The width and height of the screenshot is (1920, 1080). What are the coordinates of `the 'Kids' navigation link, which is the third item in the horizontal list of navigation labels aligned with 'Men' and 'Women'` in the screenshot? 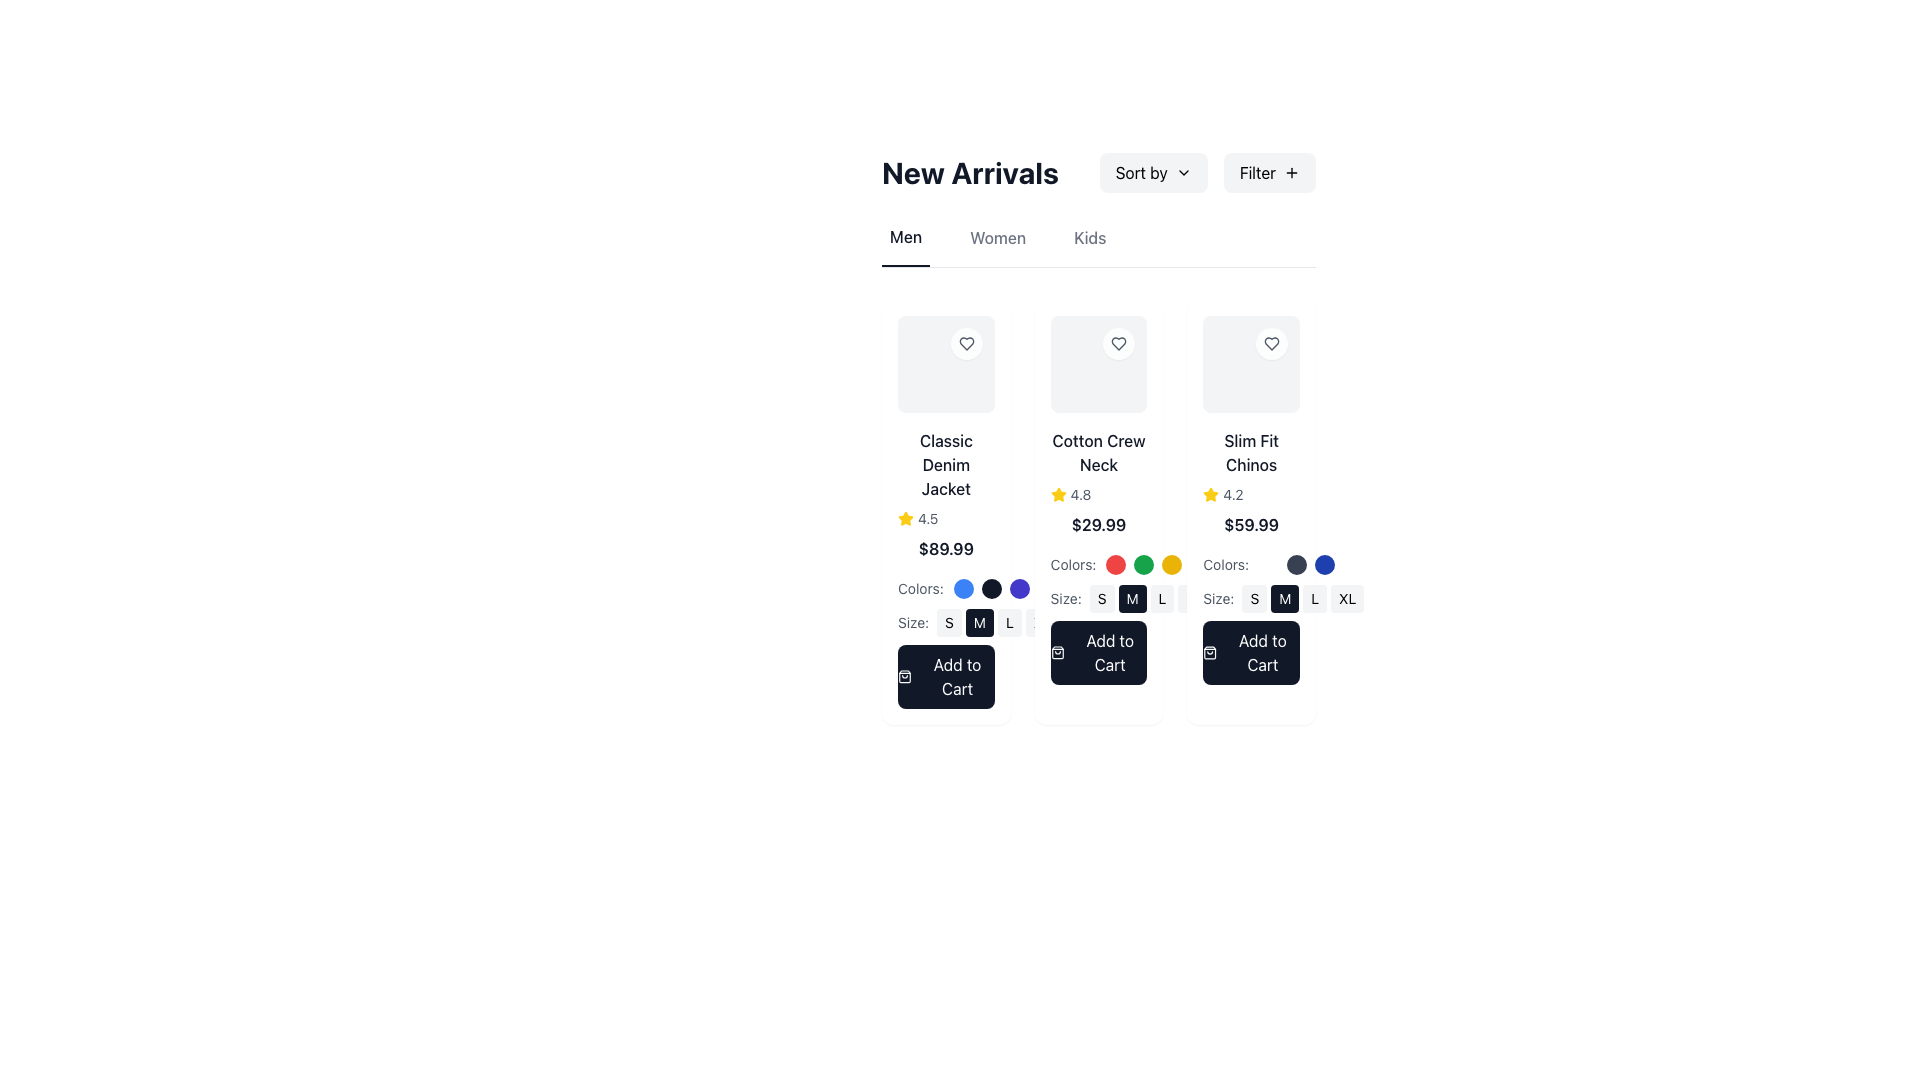 It's located at (1089, 245).